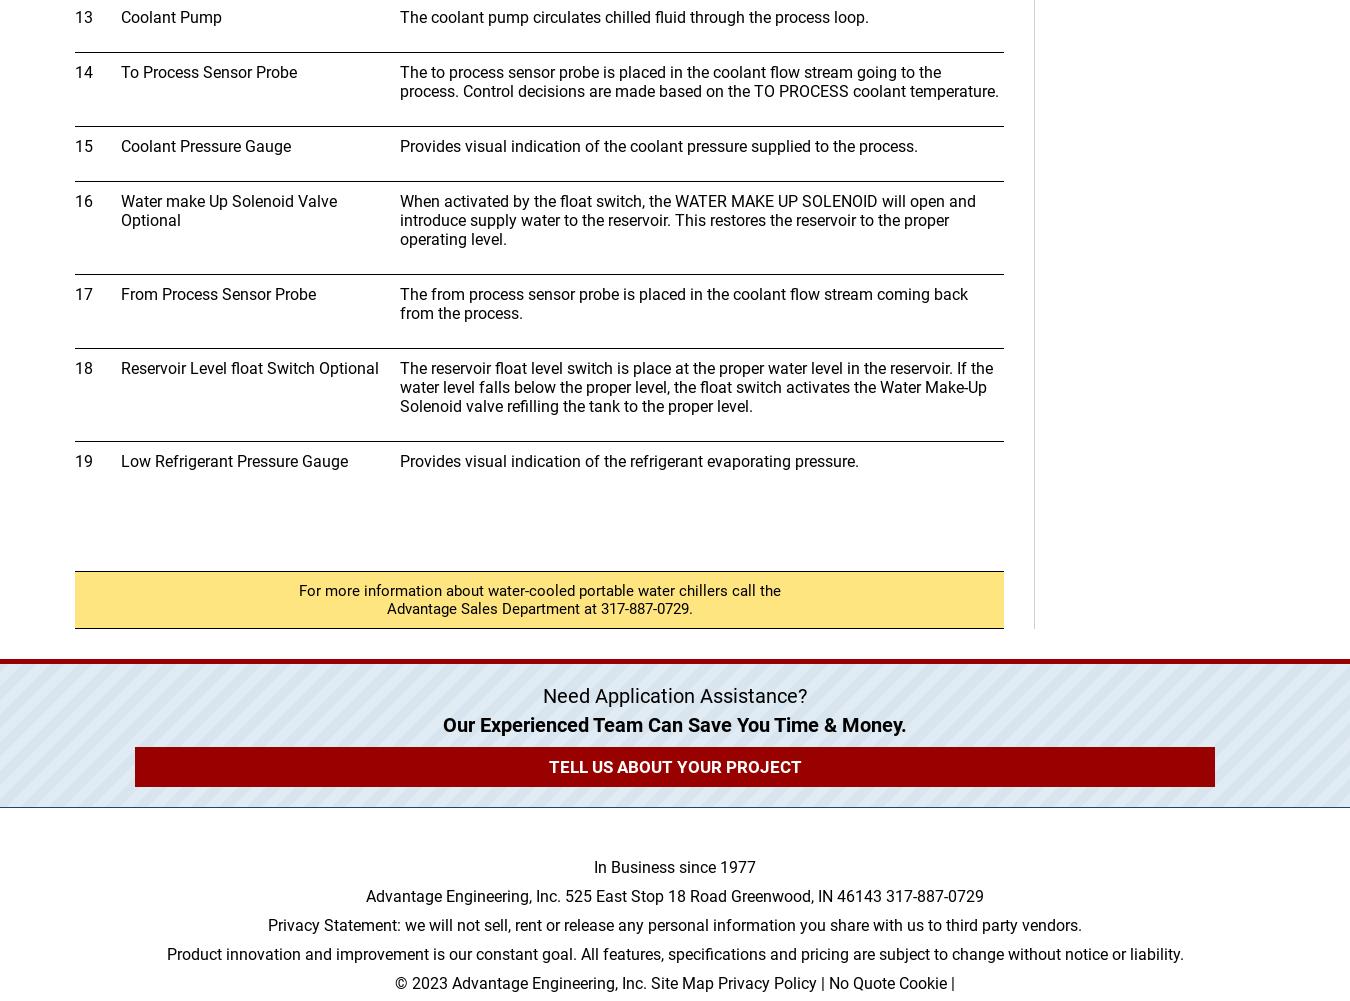 This screenshot has height=1001, width=1350. What do you see at coordinates (208, 72) in the screenshot?
I see `'To Process Sensor Probe'` at bounding box center [208, 72].